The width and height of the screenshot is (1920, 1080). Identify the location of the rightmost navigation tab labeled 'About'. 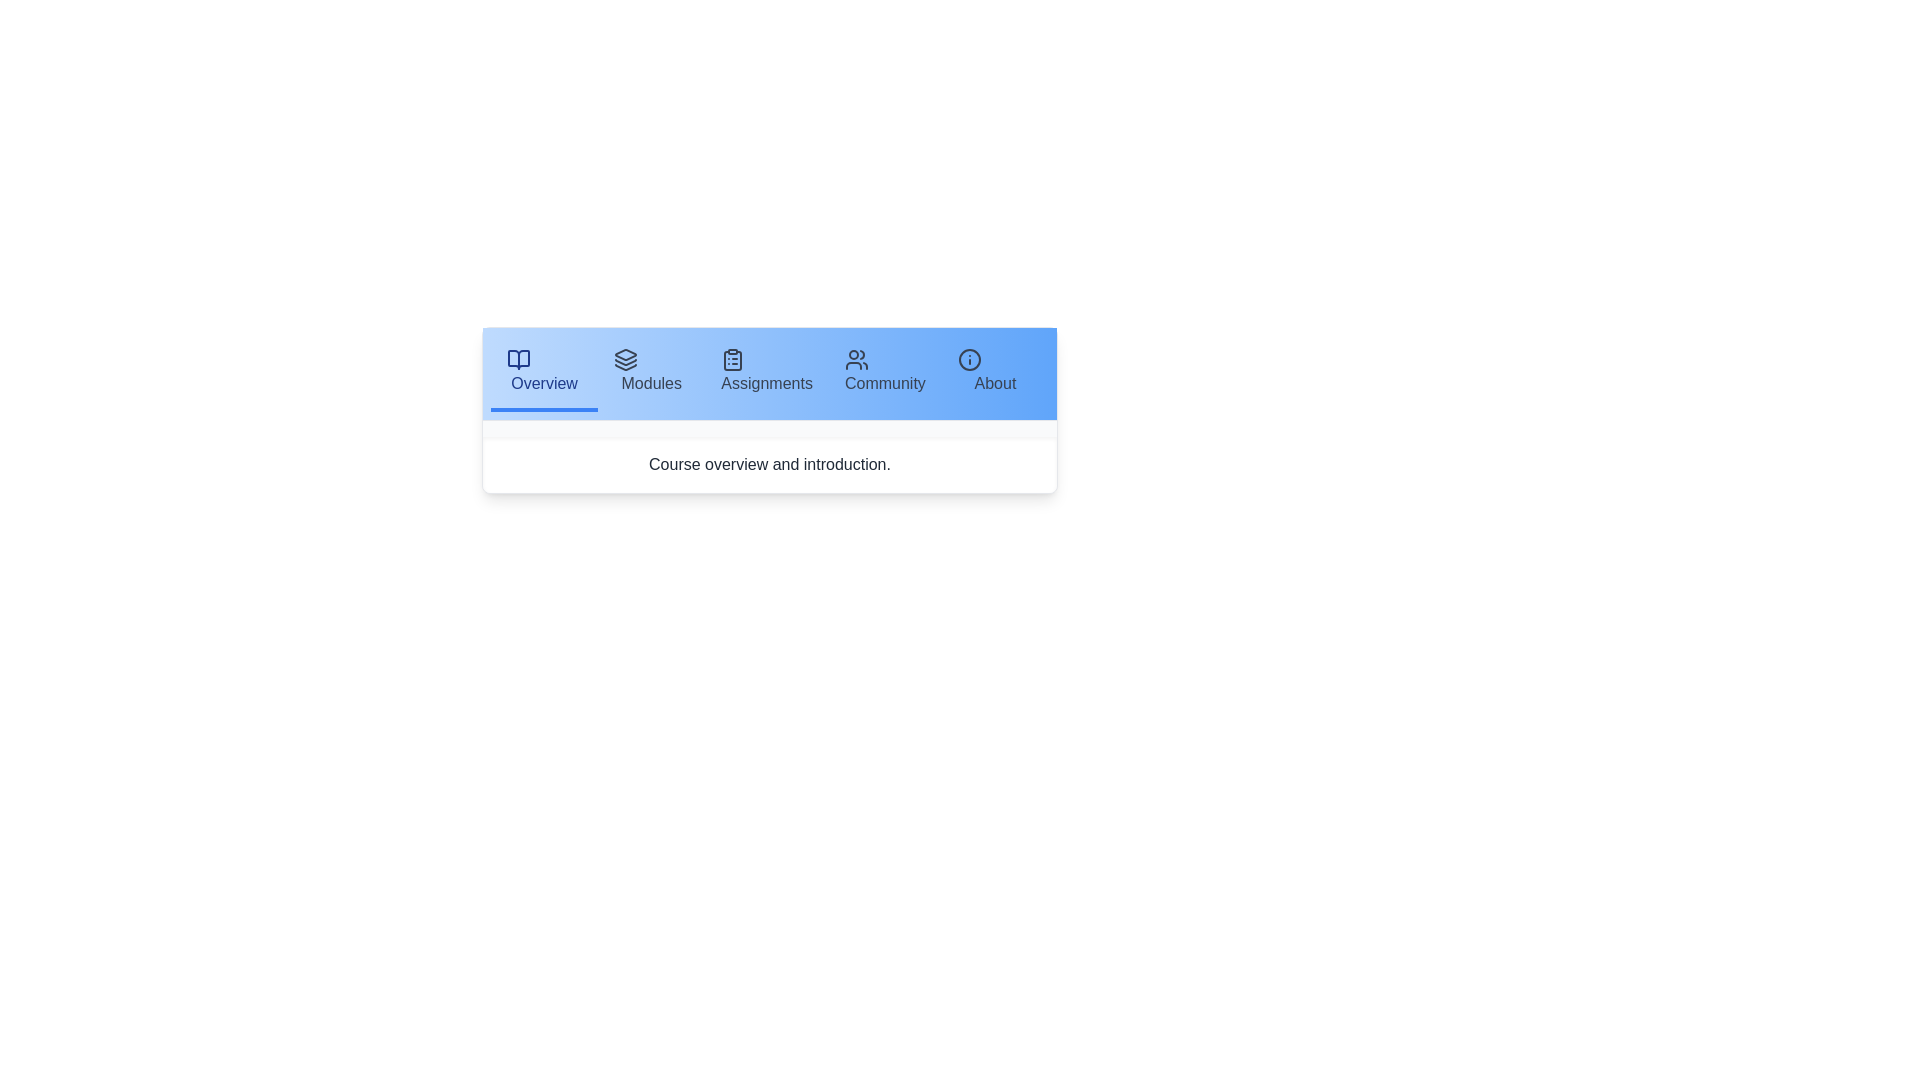
(995, 374).